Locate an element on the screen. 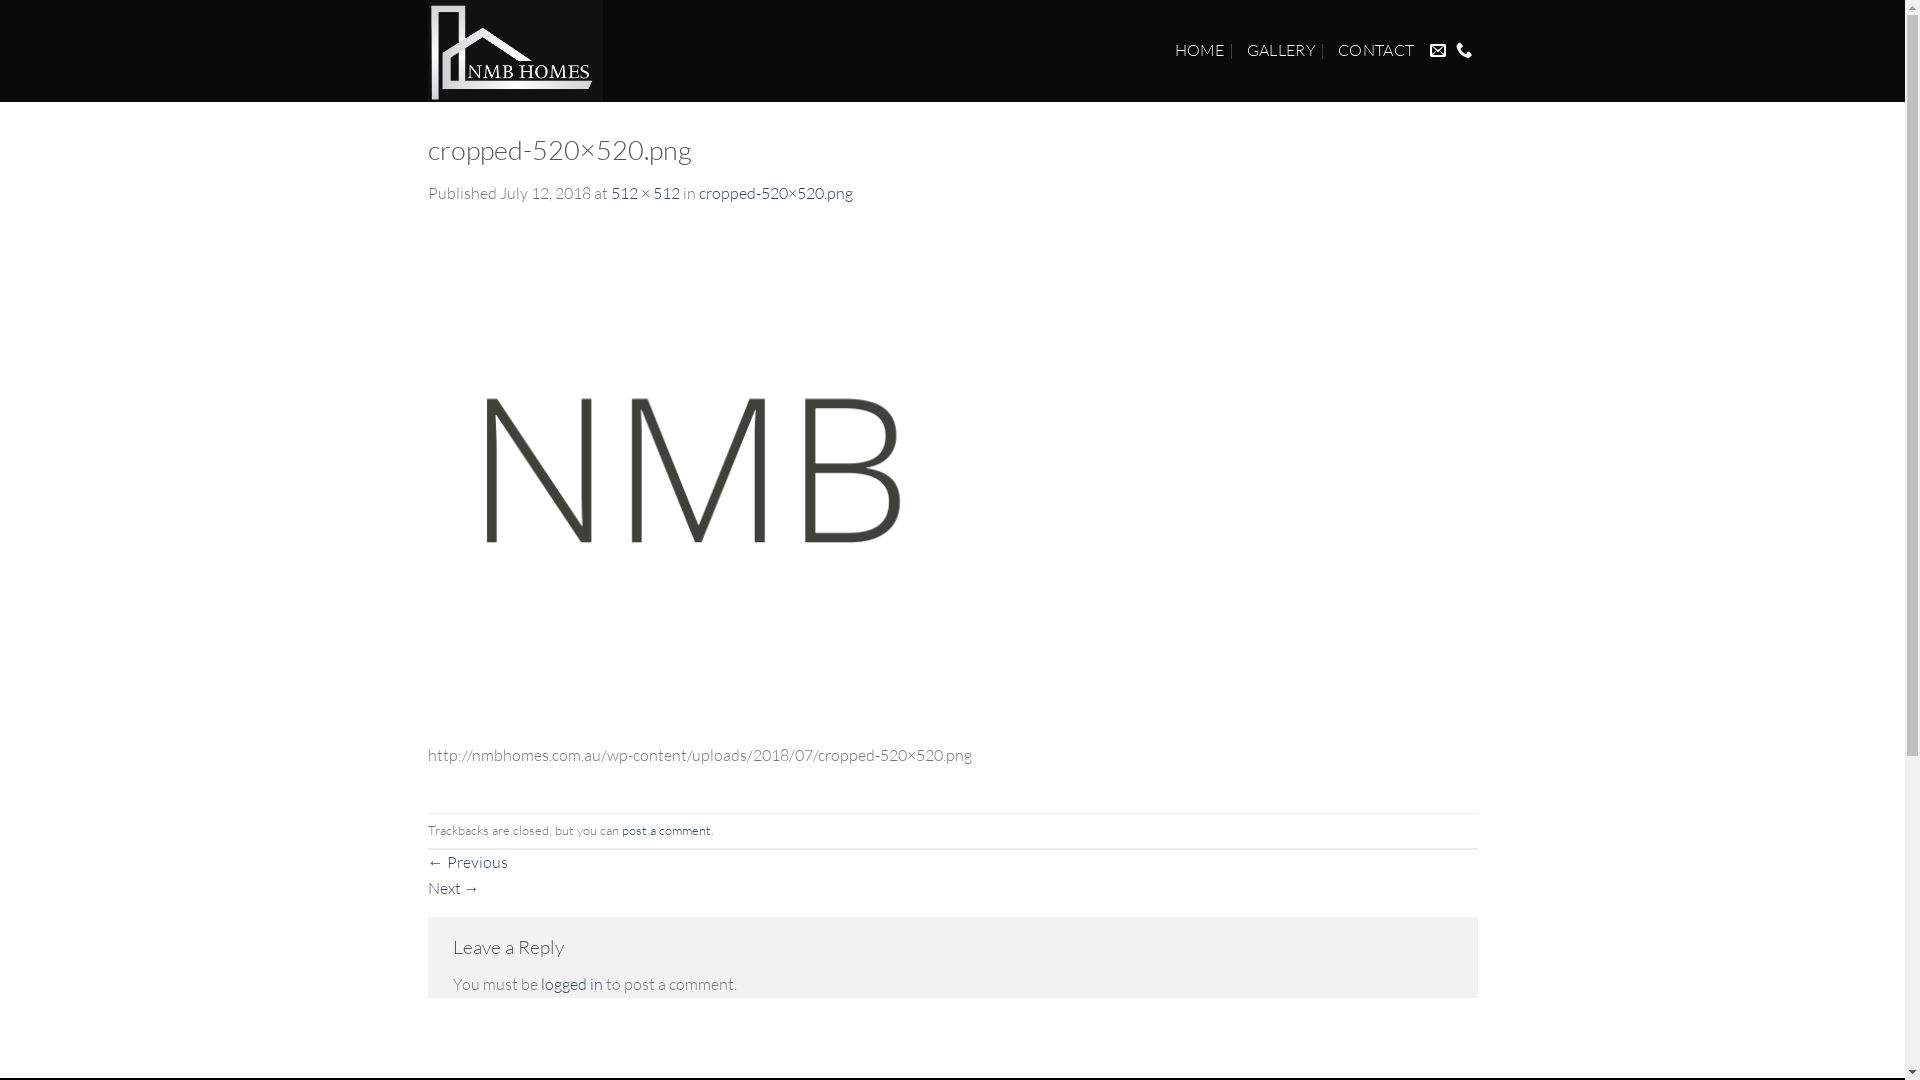 The image size is (1920, 1080). 'NMB Homes - Renovation Specialist' is located at coordinates (532, 49).